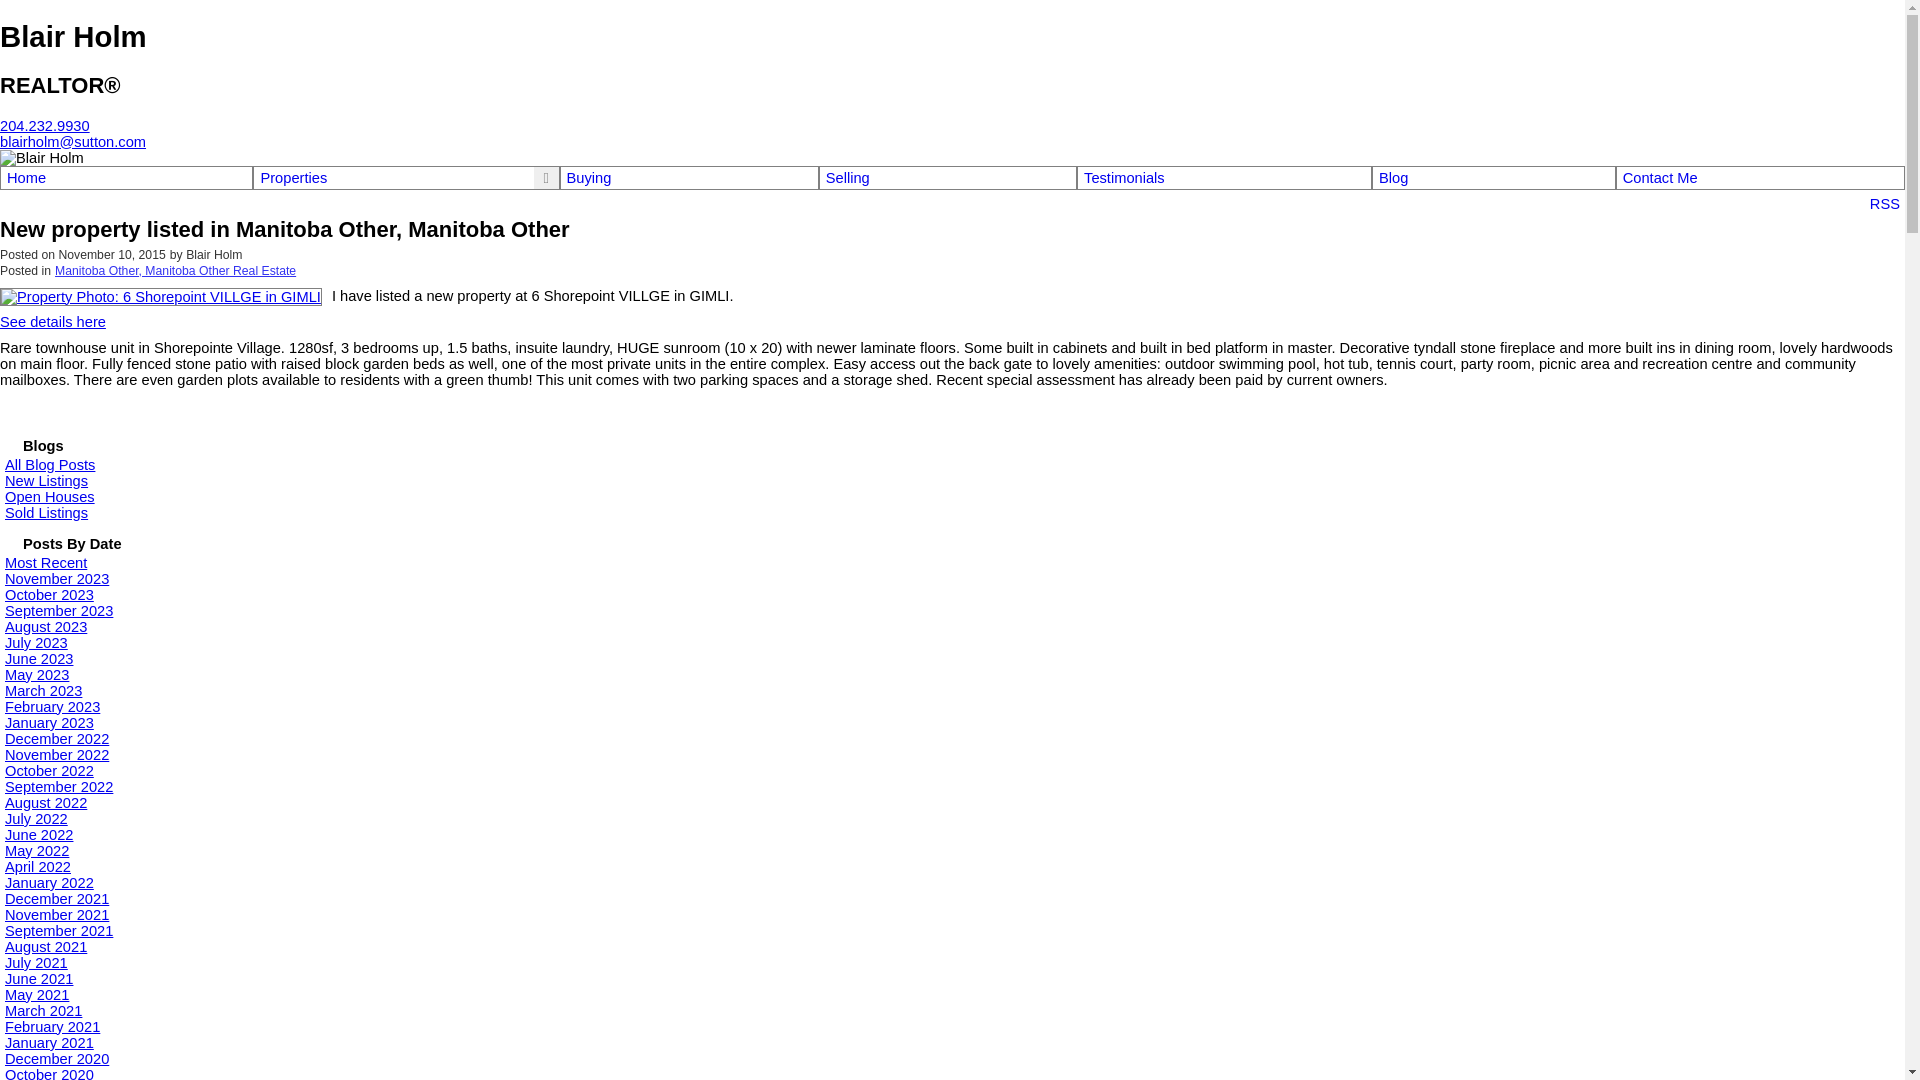 The width and height of the screenshot is (1920, 1080). Describe the element at coordinates (4, 643) in the screenshot. I see `'July 2023'` at that location.